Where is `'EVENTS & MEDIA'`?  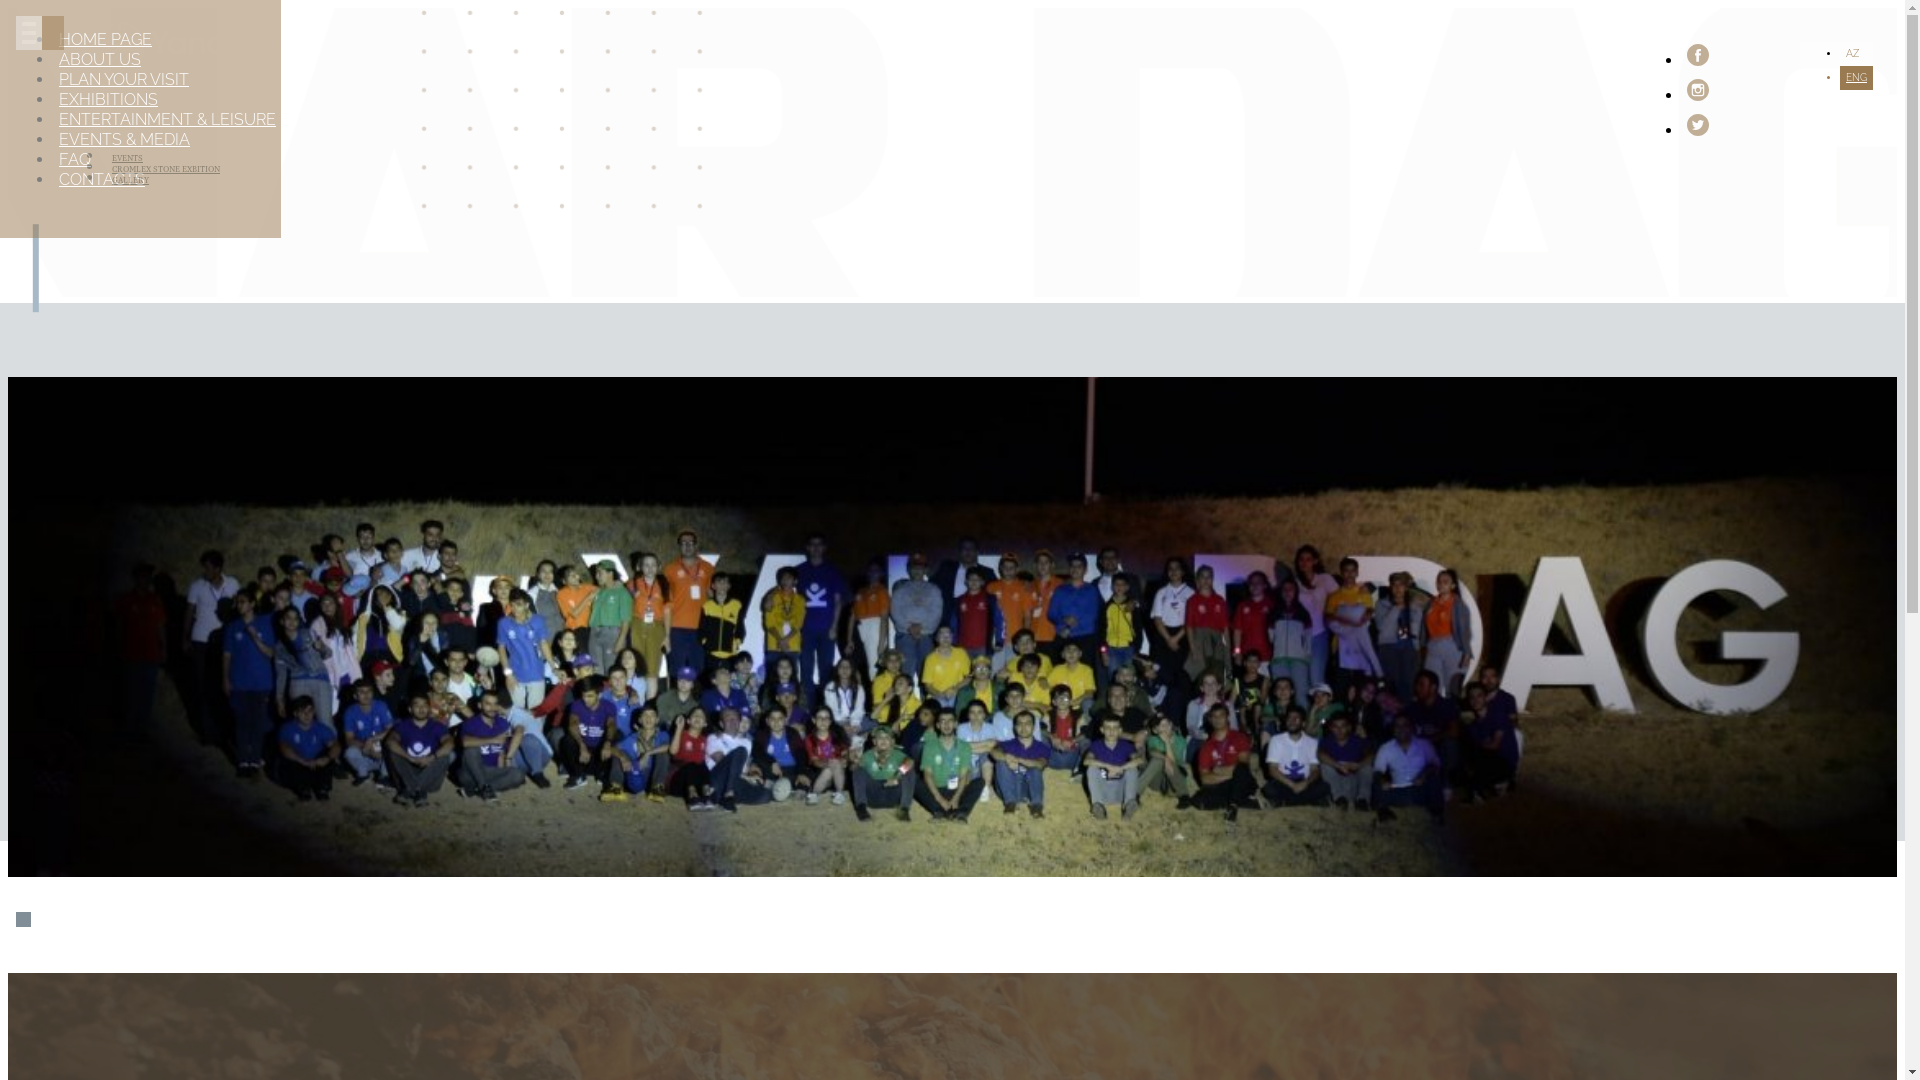
'EVENTS & MEDIA' is located at coordinates (123, 138).